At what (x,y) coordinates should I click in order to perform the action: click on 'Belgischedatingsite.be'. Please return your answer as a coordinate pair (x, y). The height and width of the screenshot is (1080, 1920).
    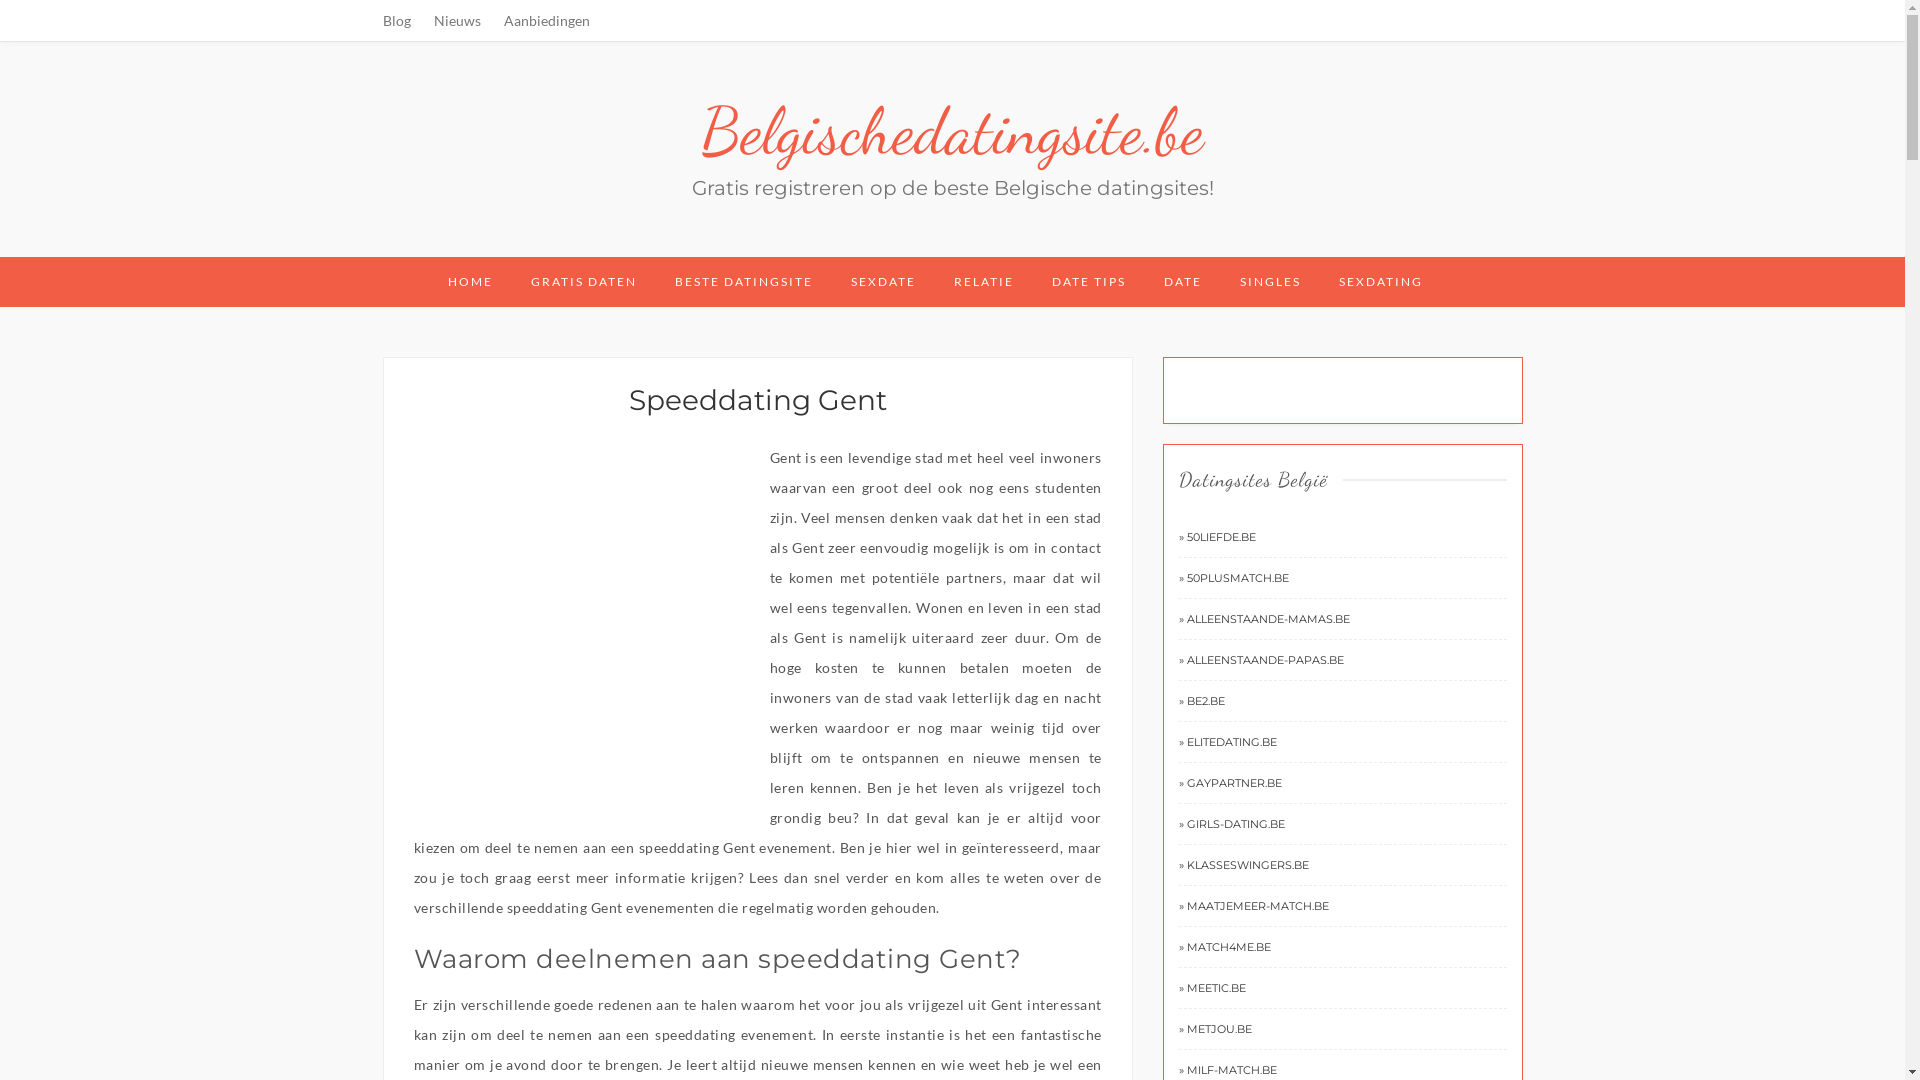
    Looking at the image, I should click on (951, 131).